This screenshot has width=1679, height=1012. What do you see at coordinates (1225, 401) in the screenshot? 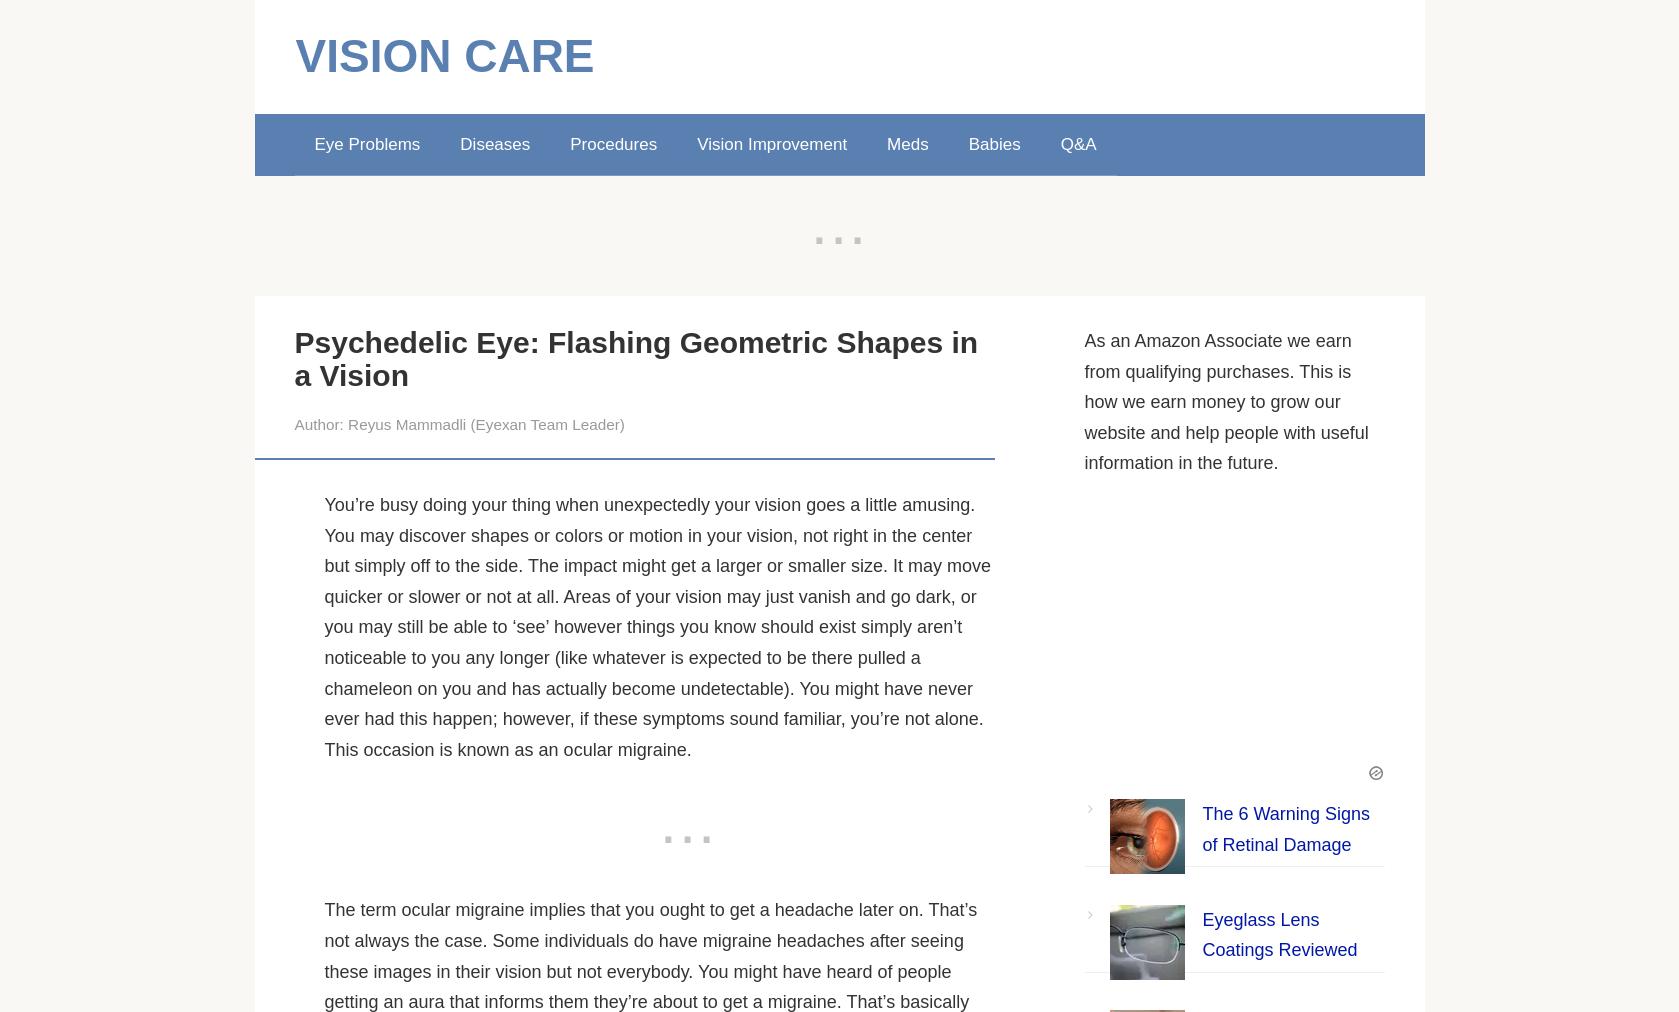
I see `'As an Amazon Associate we earn from qualifying purchases. This is how we earn money to grow our website and help people with useful information in the future.'` at bounding box center [1225, 401].